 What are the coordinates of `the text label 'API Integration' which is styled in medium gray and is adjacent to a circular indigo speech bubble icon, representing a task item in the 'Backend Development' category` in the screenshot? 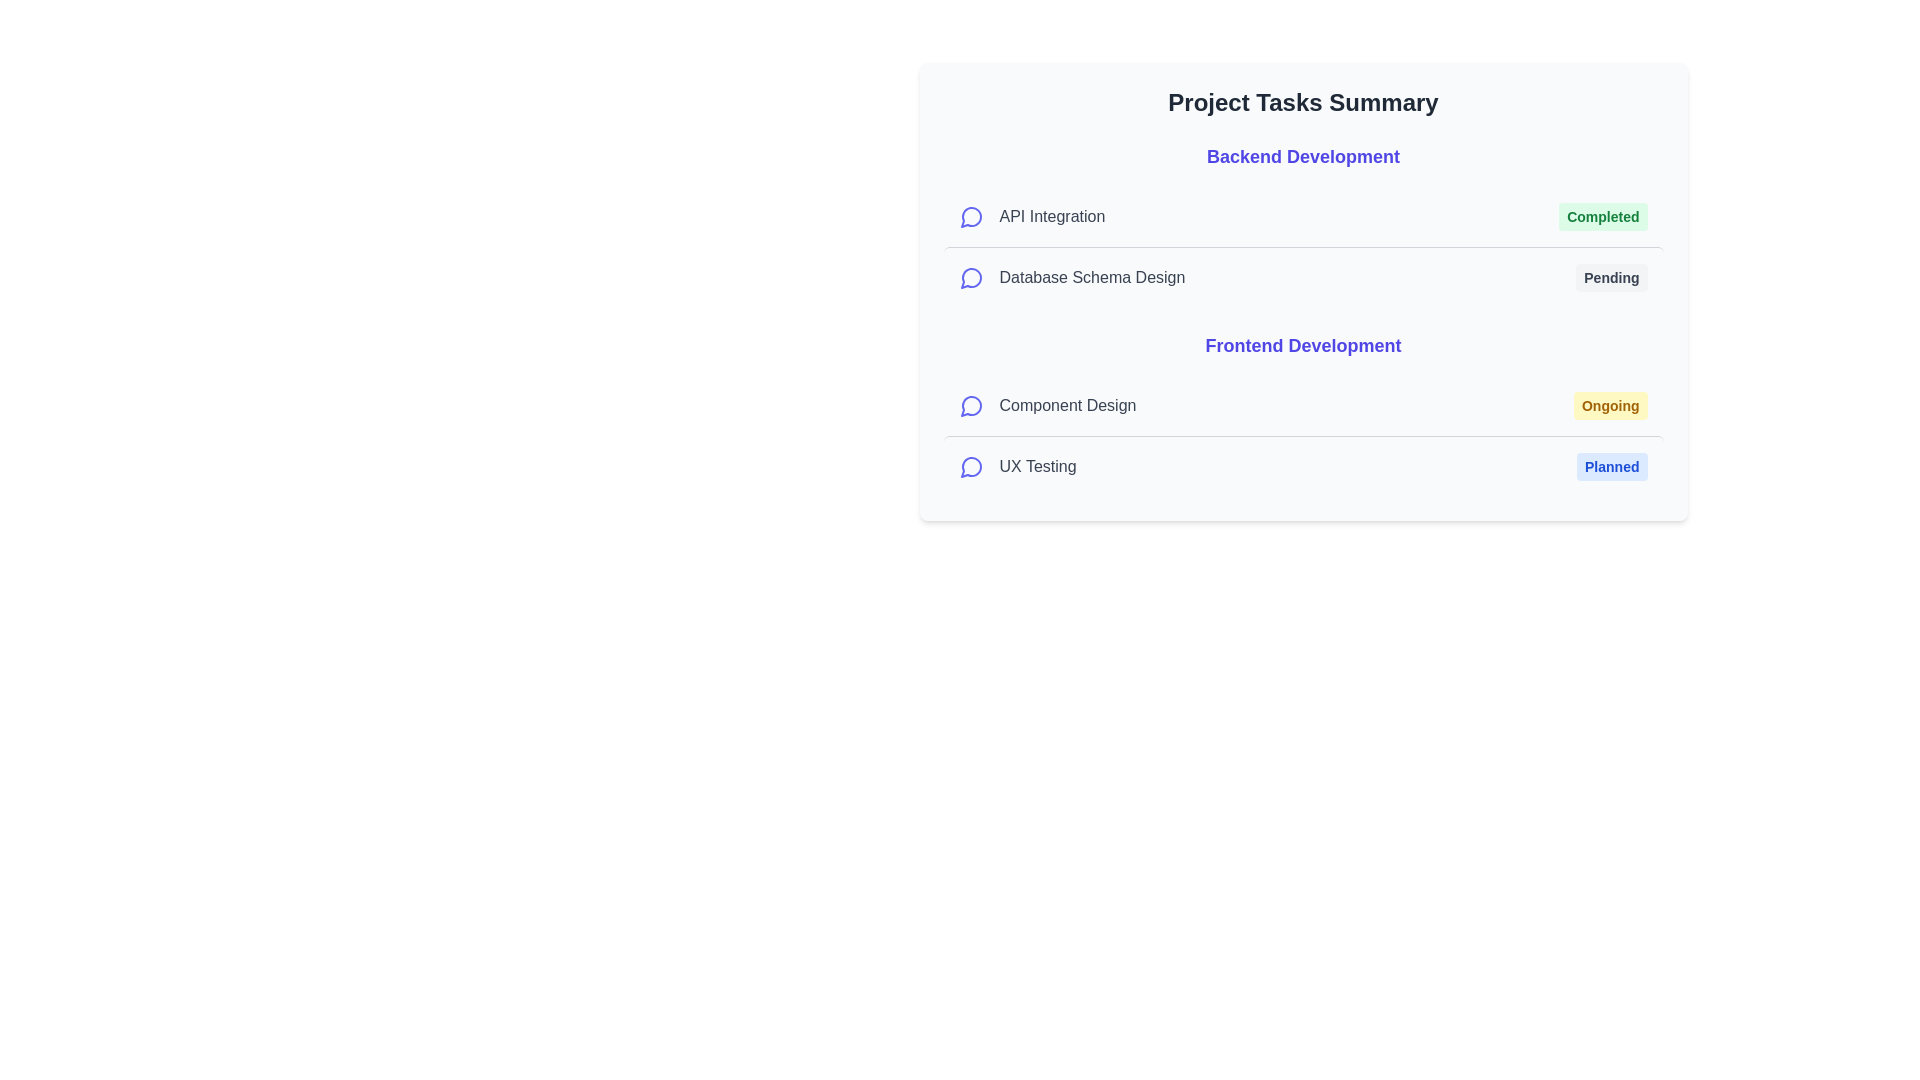 It's located at (1032, 216).